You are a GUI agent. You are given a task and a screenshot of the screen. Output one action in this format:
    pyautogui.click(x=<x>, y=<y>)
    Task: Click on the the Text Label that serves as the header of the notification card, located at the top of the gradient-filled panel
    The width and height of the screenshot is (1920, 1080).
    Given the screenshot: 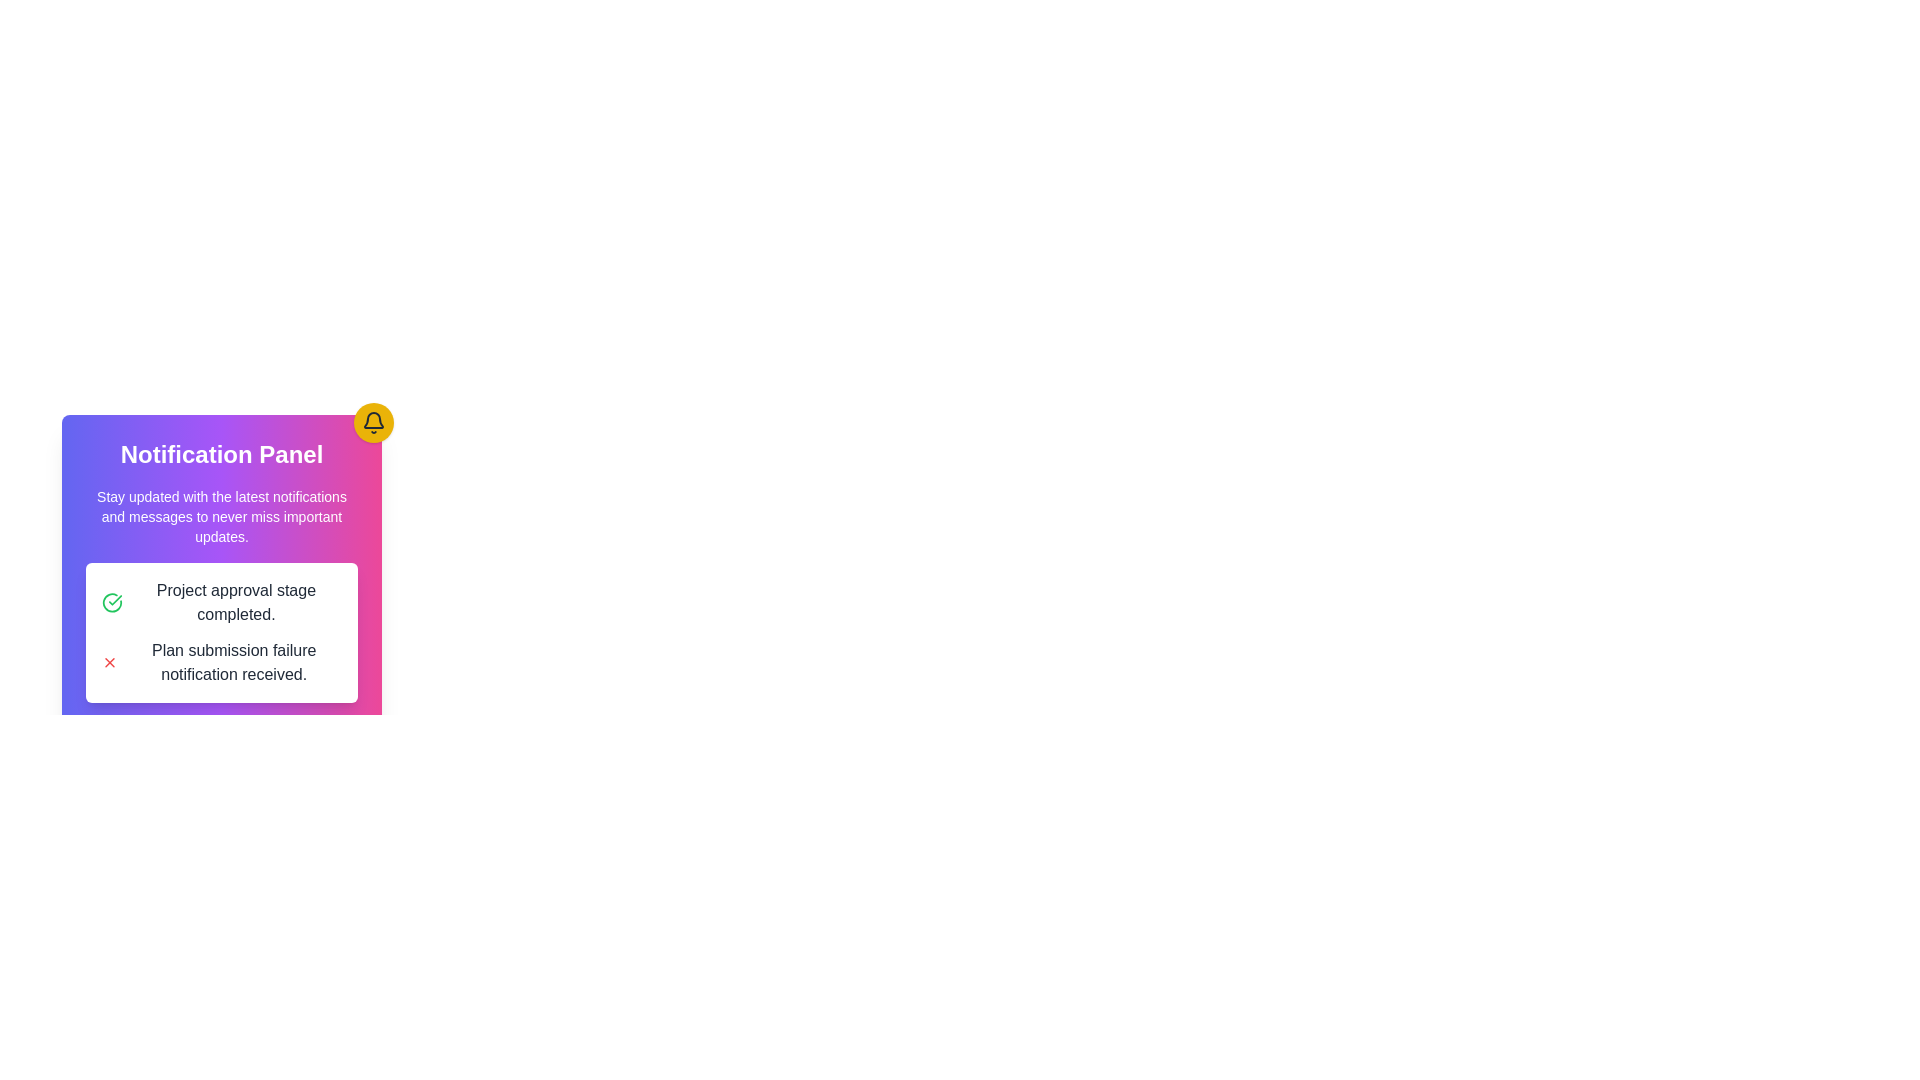 What is the action you would take?
    pyautogui.click(x=221, y=455)
    